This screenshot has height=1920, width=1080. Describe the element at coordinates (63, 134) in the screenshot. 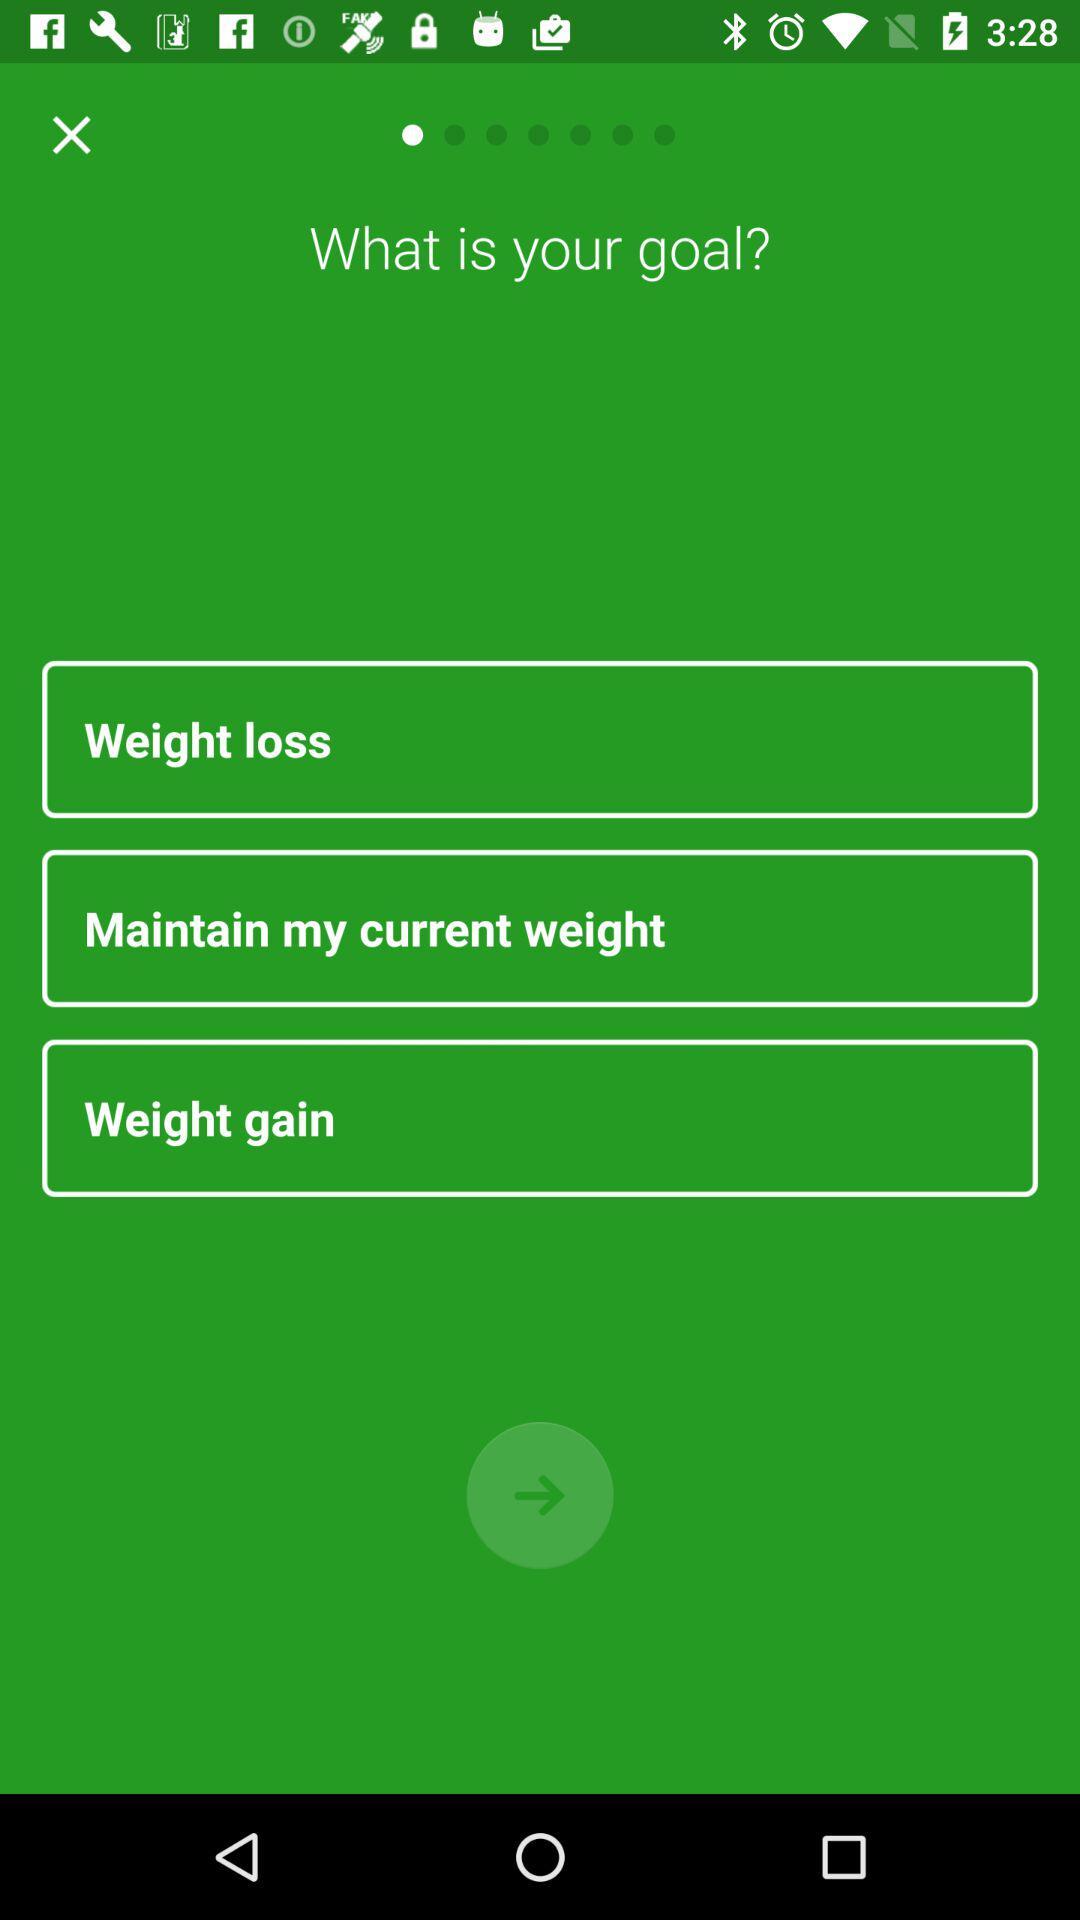

I see `exit button` at that location.